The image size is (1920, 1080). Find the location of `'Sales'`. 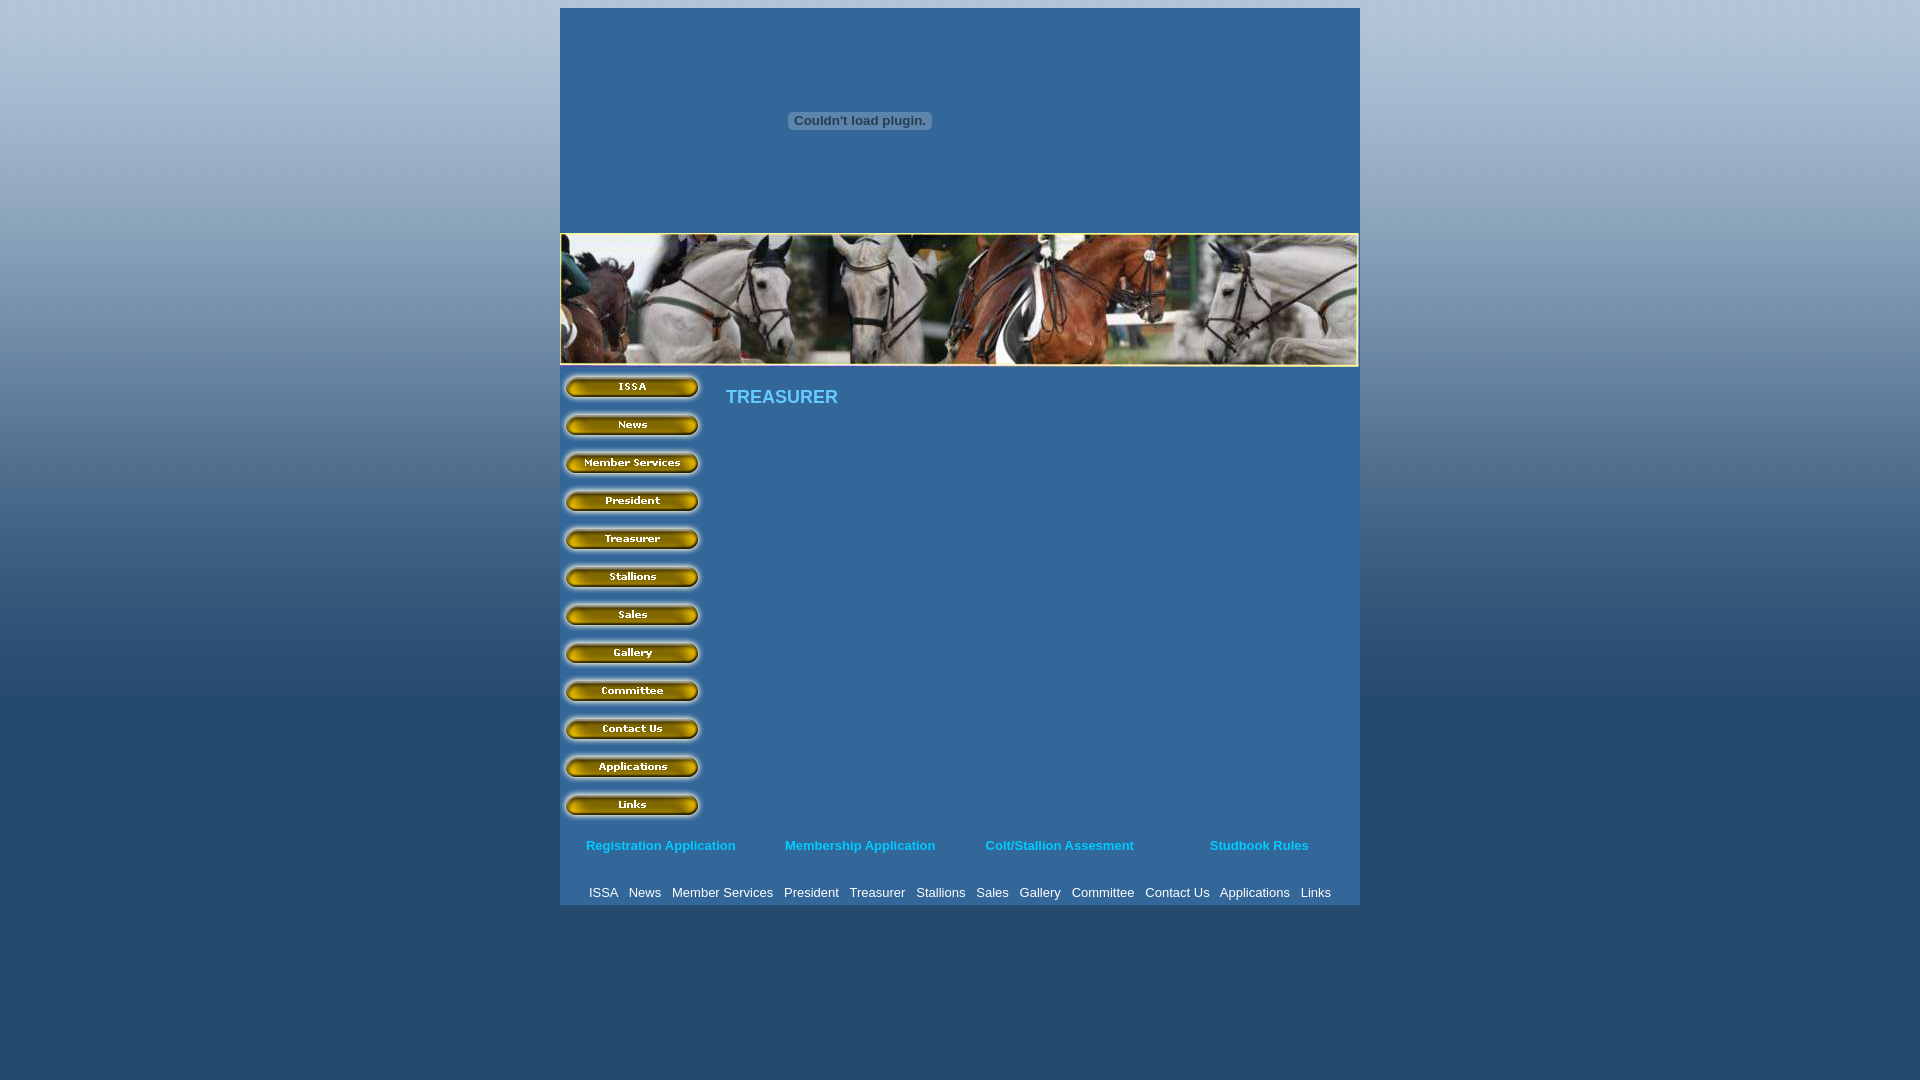

'Sales' is located at coordinates (632, 612).